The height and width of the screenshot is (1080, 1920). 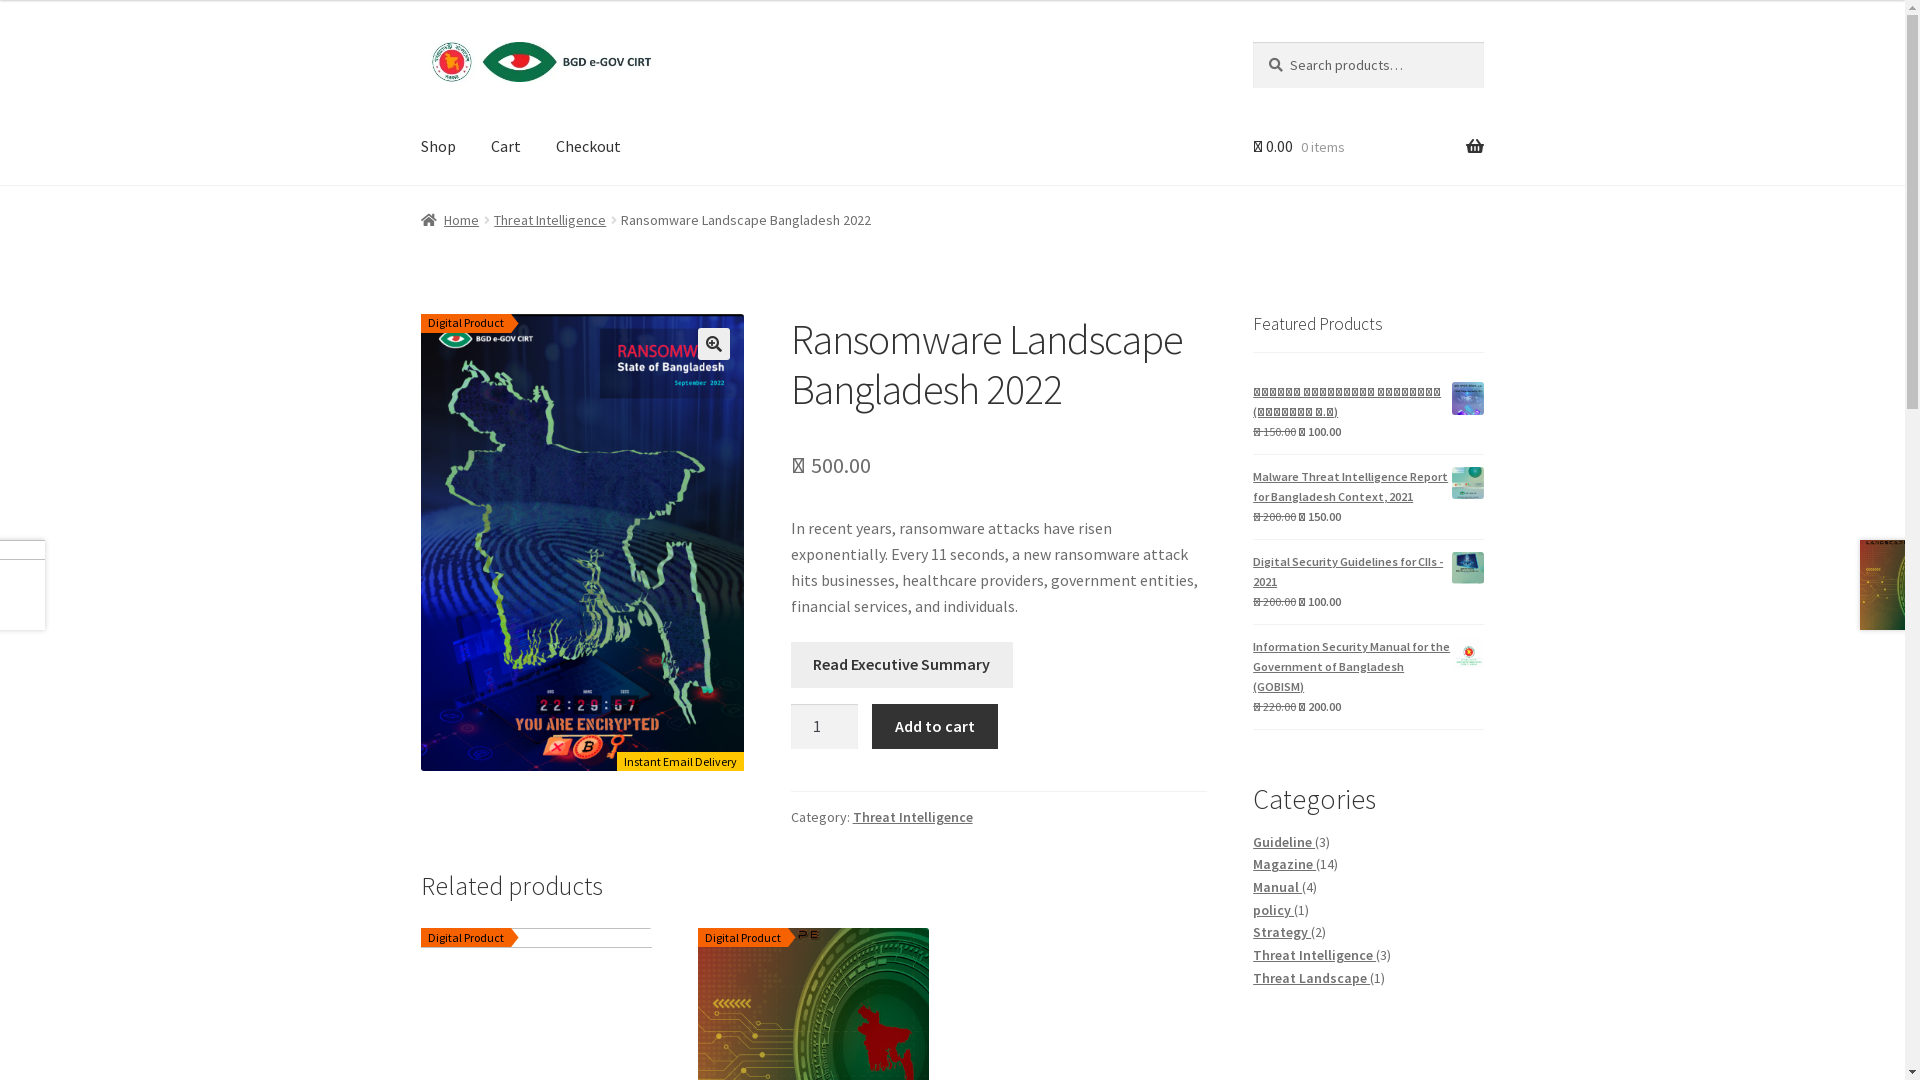 I want to click on 'Manual', so click(x=1276, y=886).